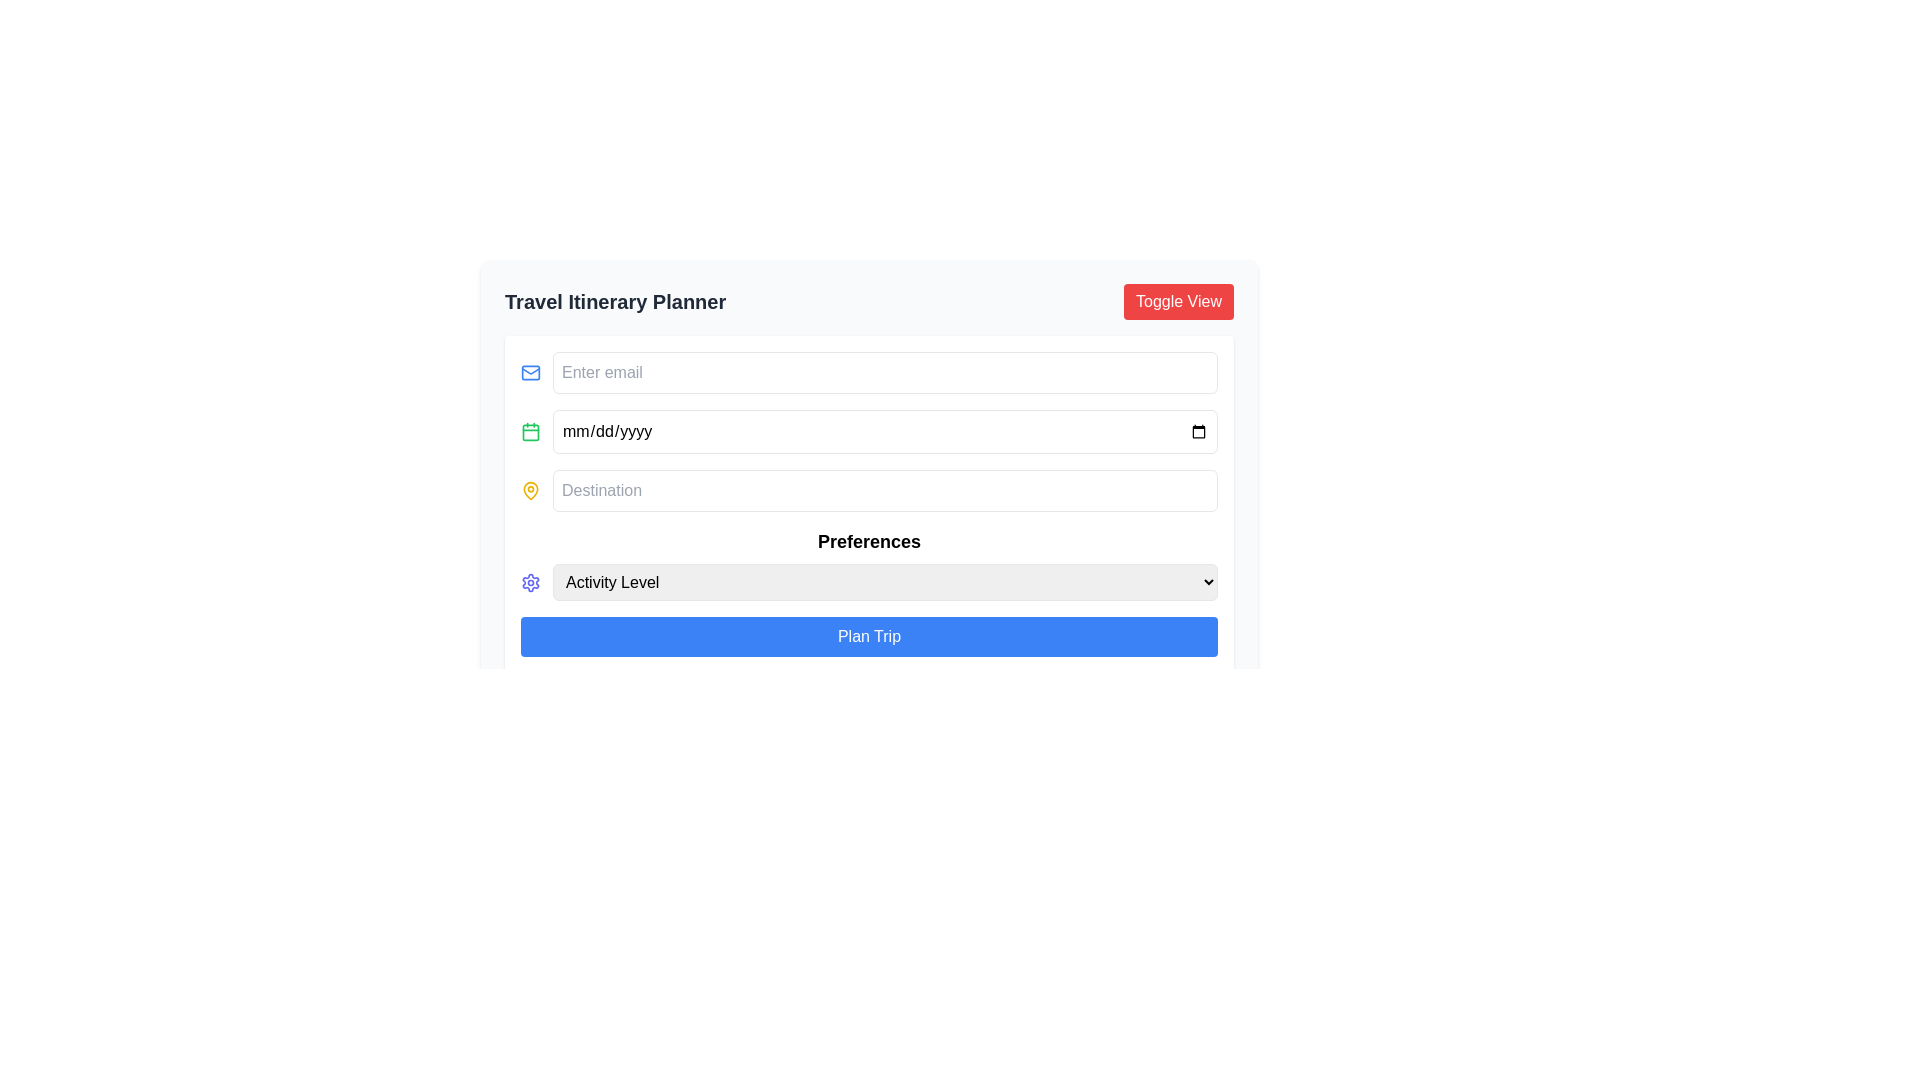 The image size is (1920, 1080). What do you see at coordinates (869, 636) in the screenshot?
I see `the 'Plan Trip' button located at the bottom of the form` at bounding box center [869, 636].